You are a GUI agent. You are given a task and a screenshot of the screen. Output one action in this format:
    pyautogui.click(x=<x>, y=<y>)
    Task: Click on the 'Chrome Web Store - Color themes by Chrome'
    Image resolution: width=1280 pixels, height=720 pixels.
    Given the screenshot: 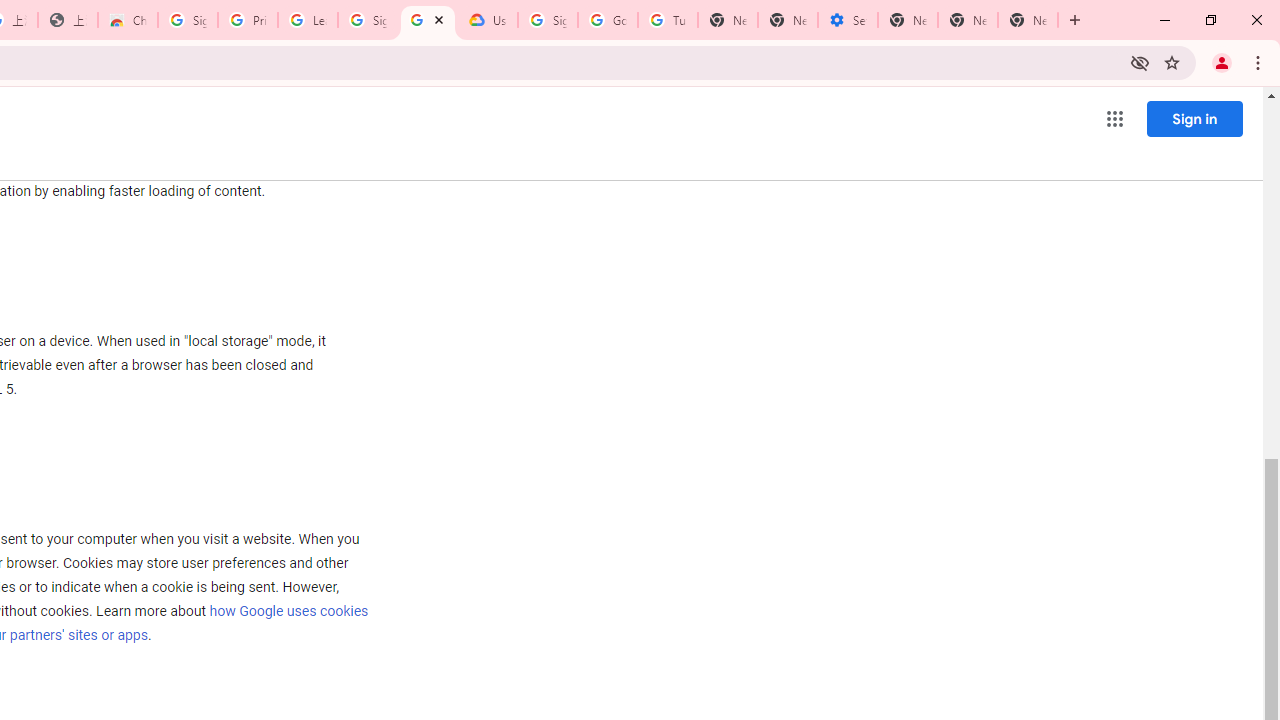 What is the action you would take?
    pyautogui.click(x=127, y=20)
    